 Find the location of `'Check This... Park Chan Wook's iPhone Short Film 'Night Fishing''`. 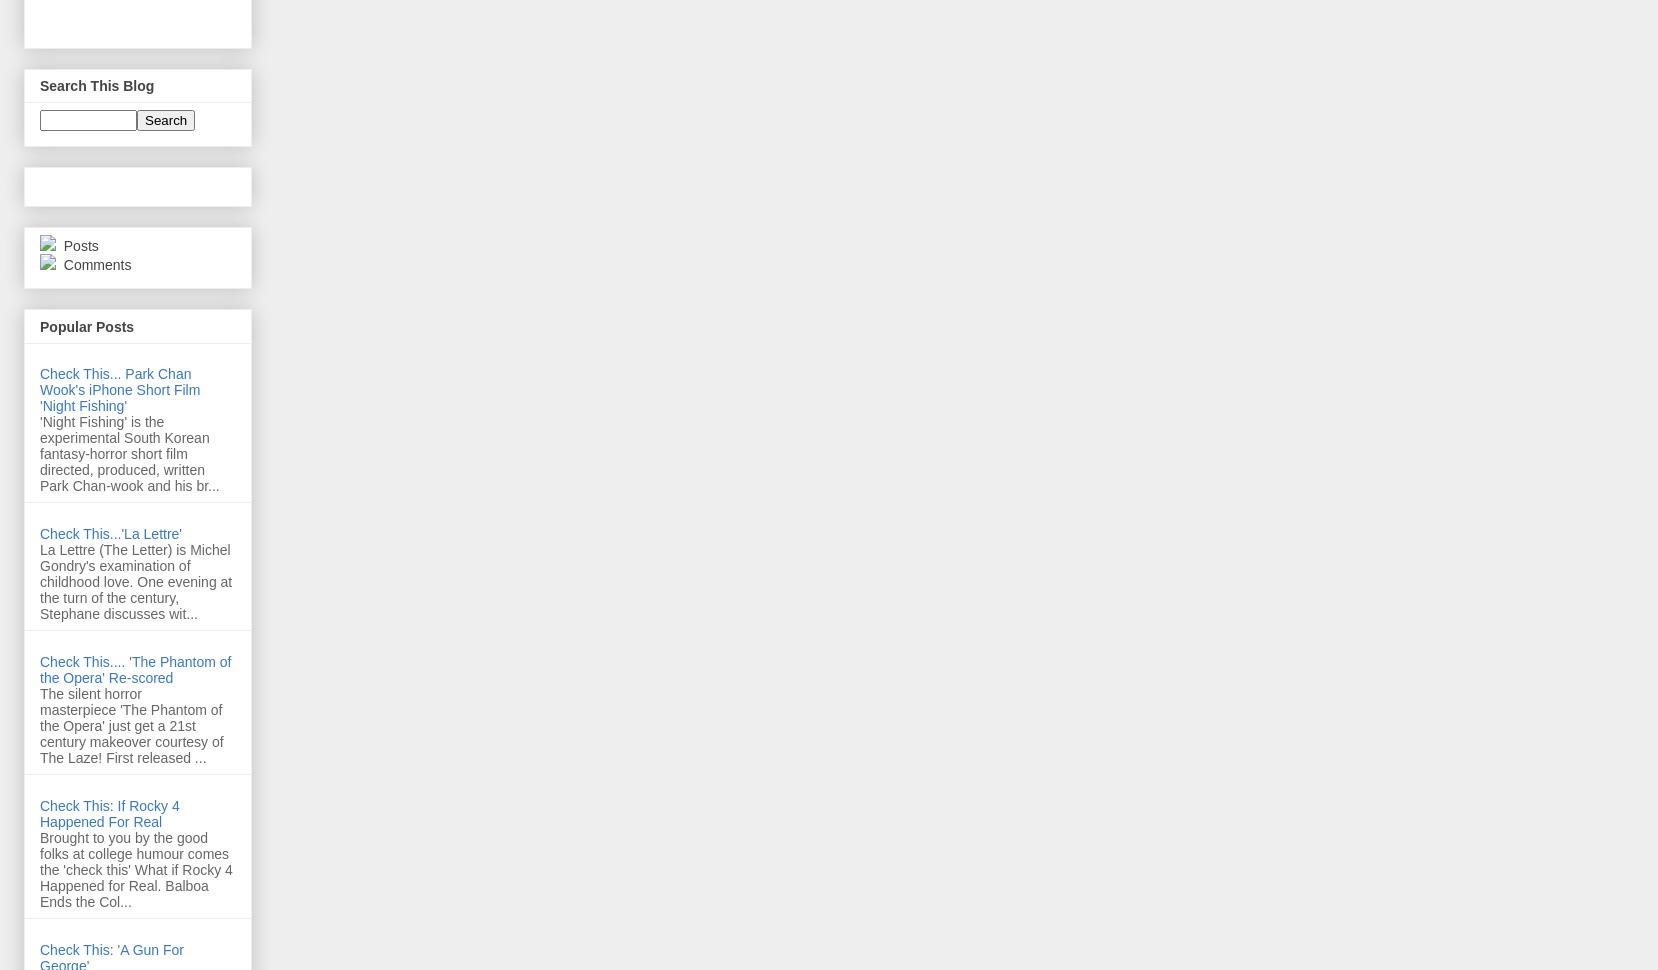

'Check This... Park Chan Wook's iPhone Short Film 'Night Fishing'' is located at coordinates (119, 388).